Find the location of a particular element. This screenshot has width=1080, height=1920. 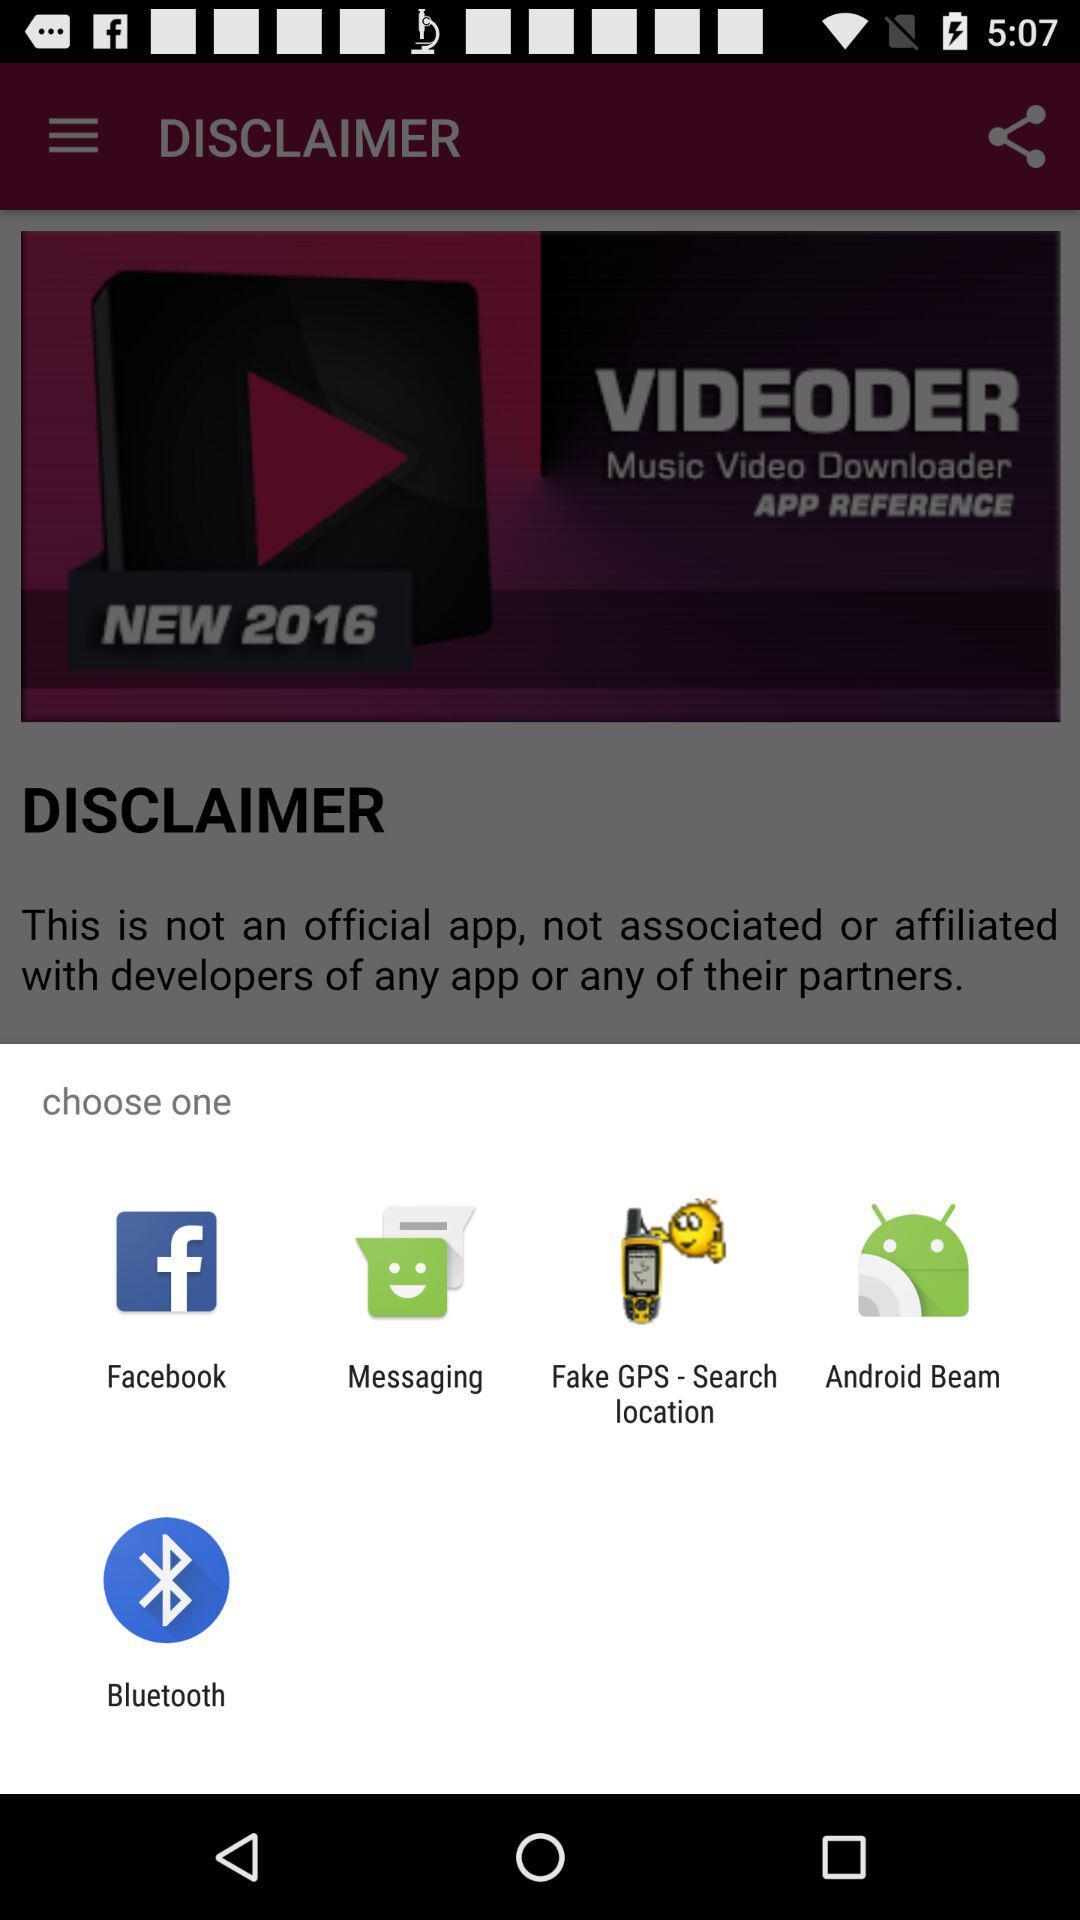

the messaging item is located at coordinates (414, 1392).